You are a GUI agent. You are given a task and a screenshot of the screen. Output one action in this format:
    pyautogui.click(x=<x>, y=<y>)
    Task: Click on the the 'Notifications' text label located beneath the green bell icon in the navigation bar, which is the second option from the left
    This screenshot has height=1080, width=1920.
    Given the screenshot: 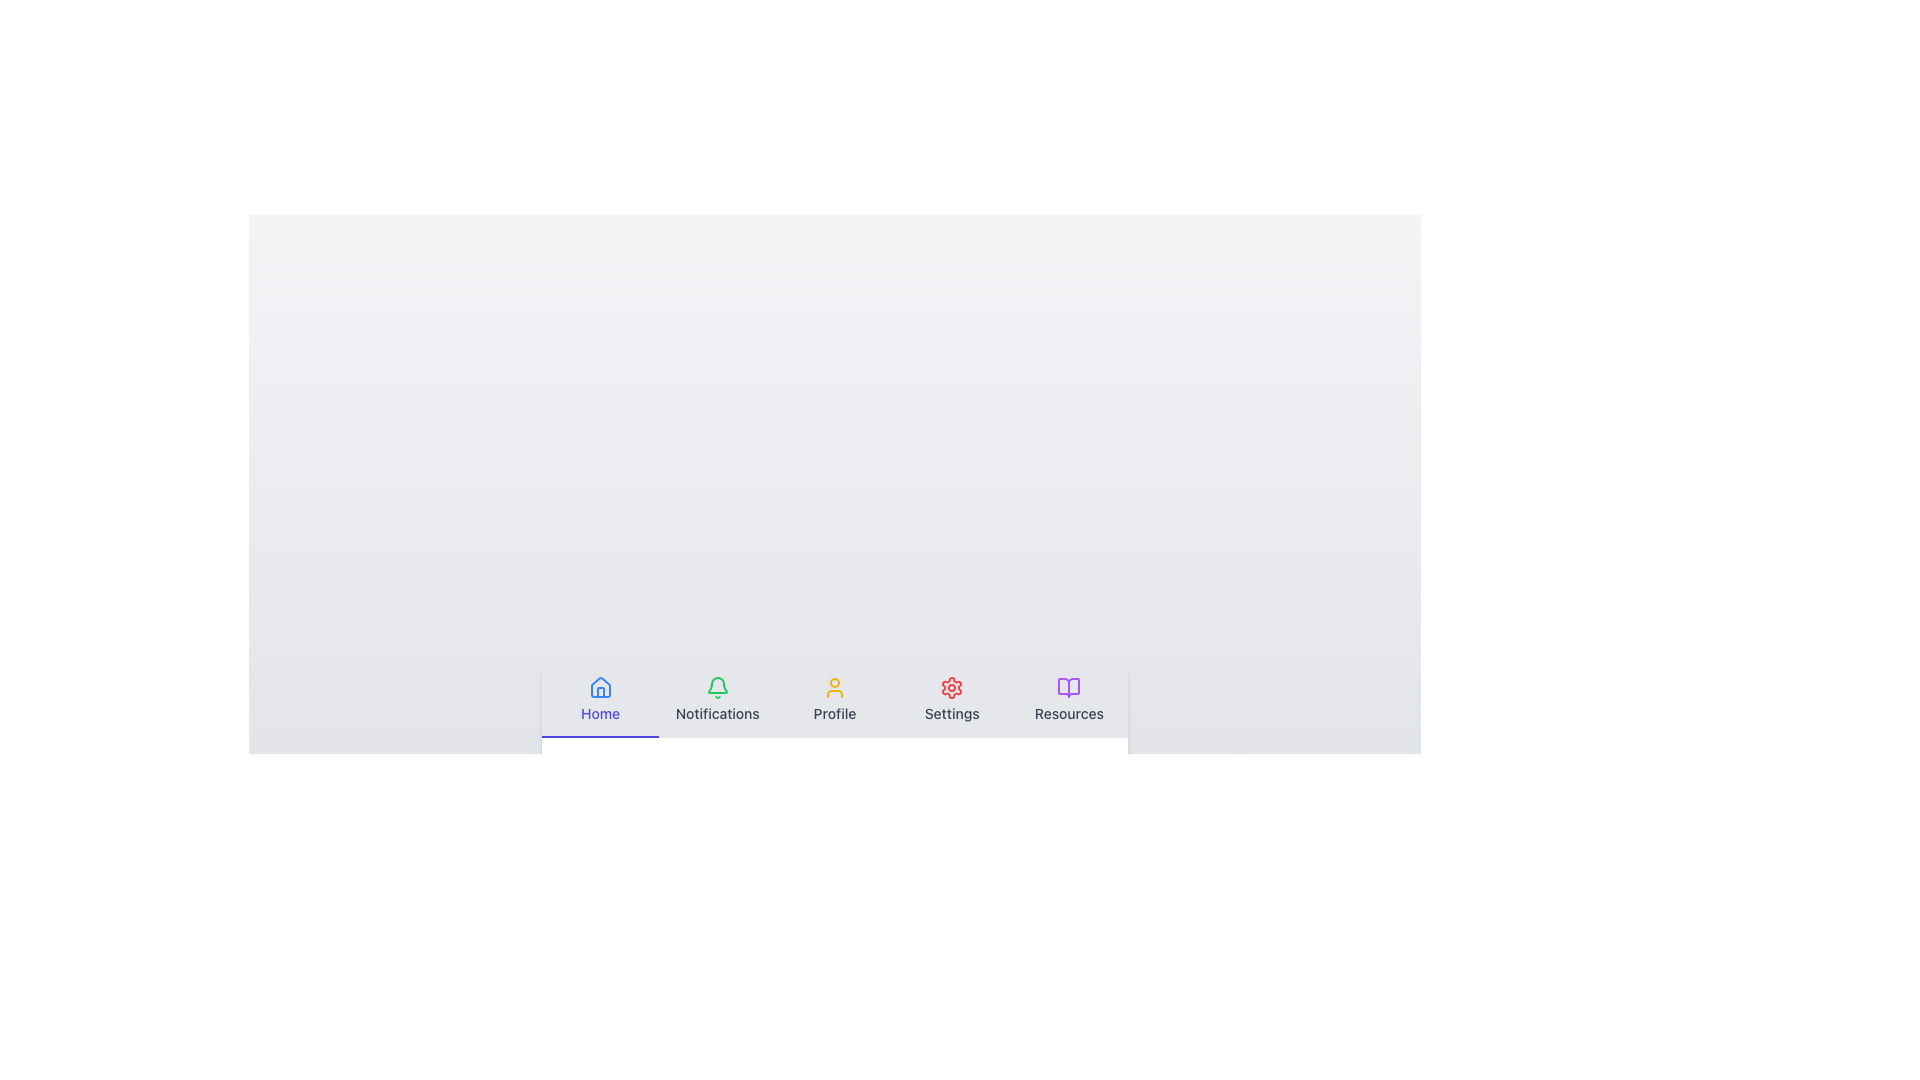 What is the action you would take?
    pyautogui.click(x=717, y=712)
    